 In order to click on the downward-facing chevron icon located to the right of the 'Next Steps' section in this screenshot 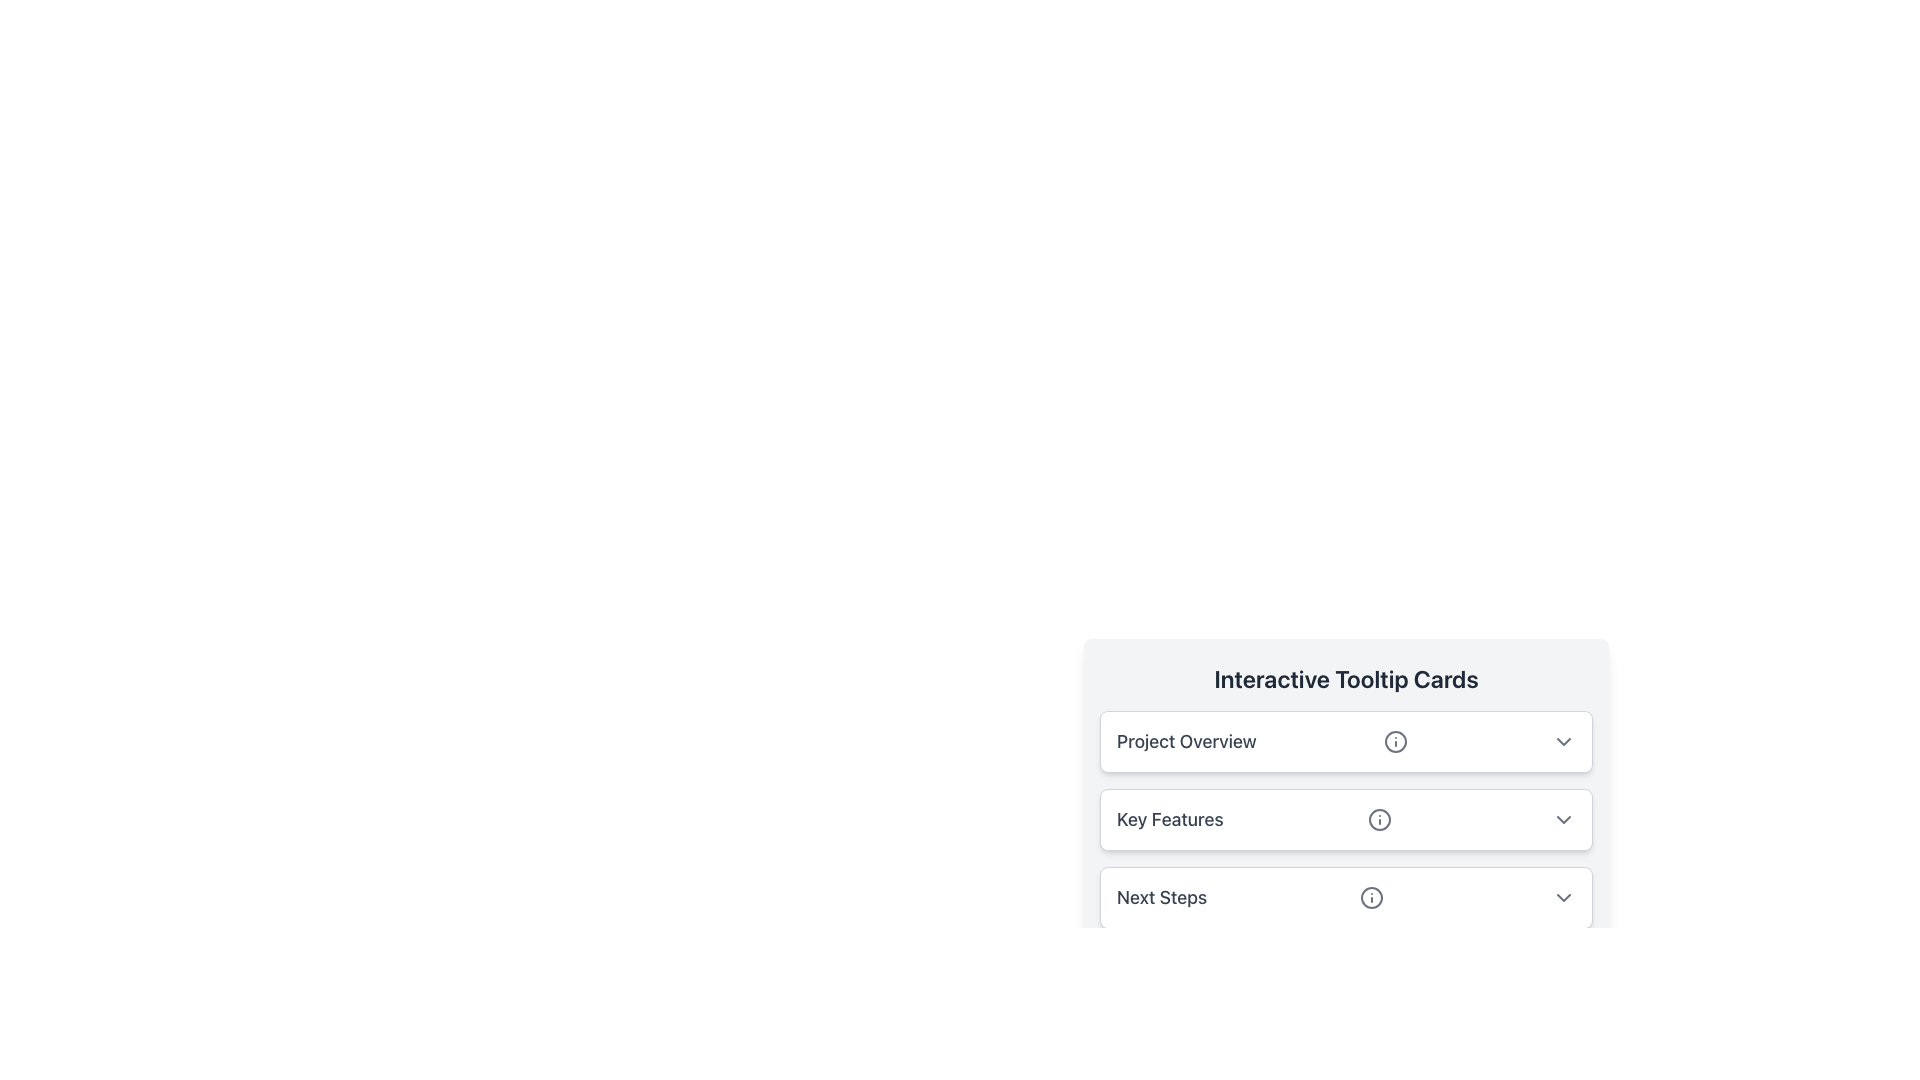, I will do `click(1563, 897)`.